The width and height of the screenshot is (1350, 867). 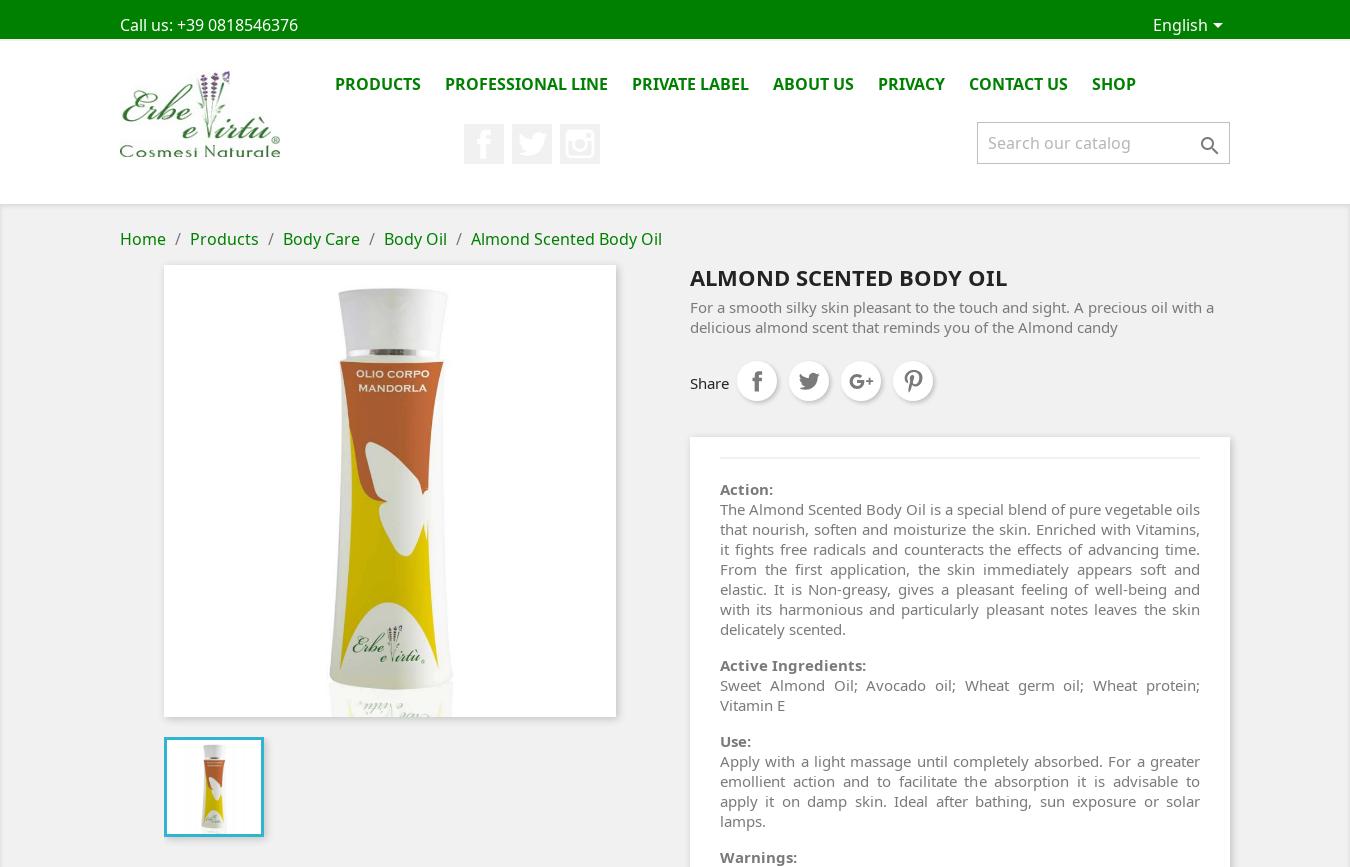 I want to click on 'Twitter', so click(x=577, y=134).